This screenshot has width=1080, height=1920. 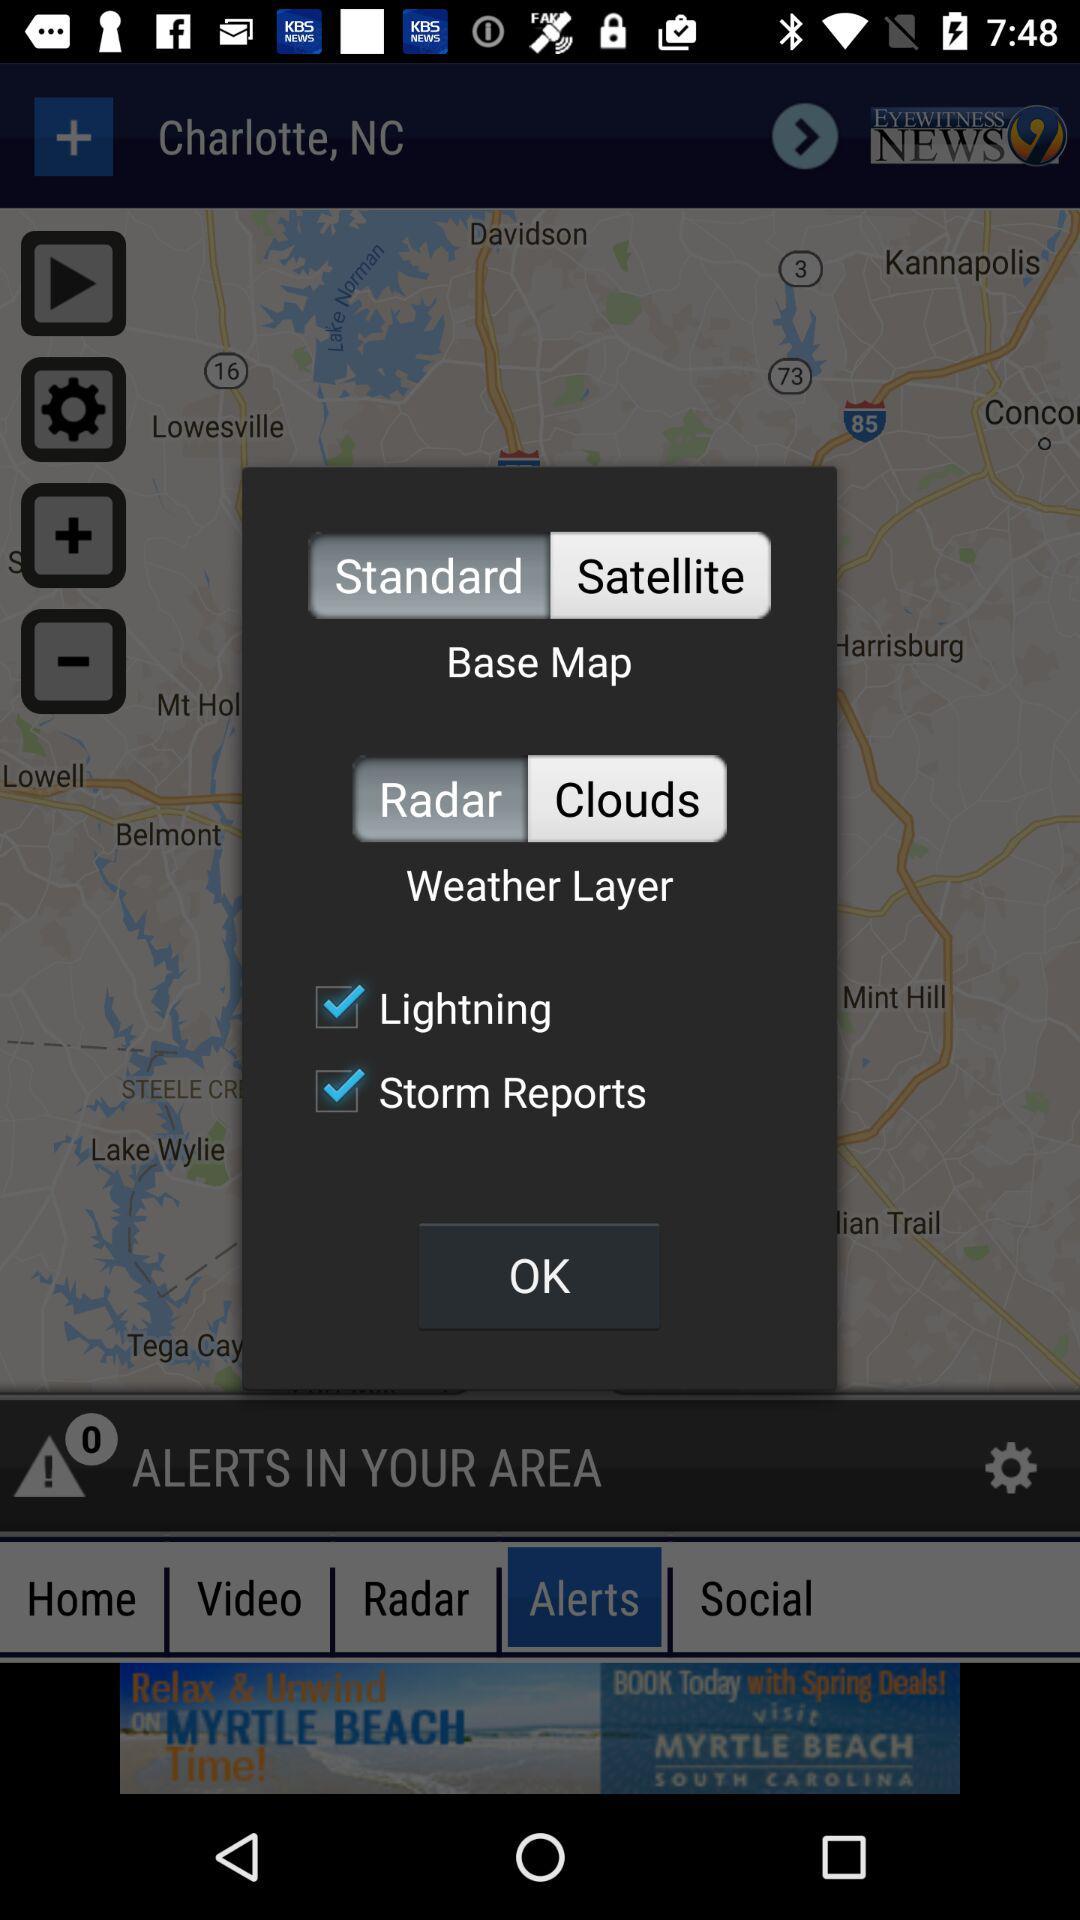 I want to click on the satellite icon, so click(x=660, y=574).